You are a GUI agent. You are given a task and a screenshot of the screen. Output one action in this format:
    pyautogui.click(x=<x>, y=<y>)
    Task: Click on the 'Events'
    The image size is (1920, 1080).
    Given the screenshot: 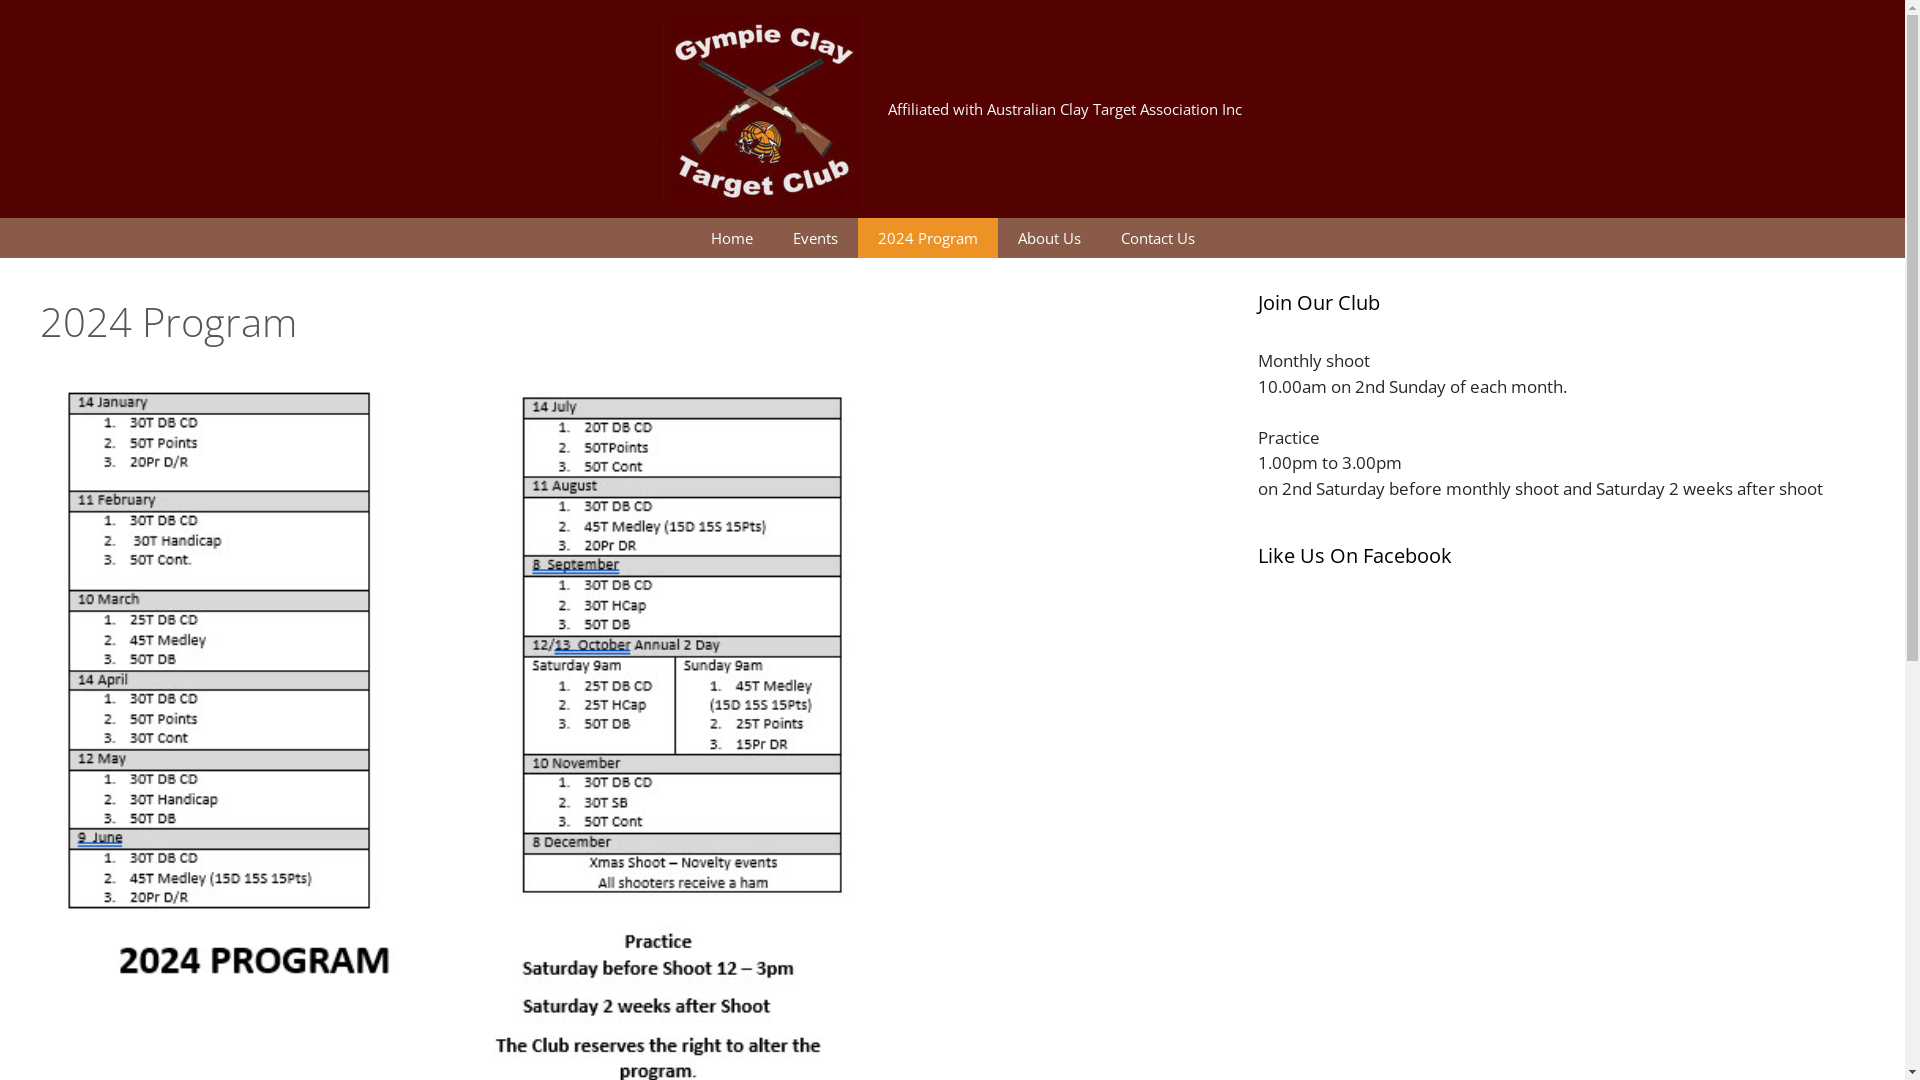 What is the action you would take?
    pyautogui.click(x=771, y=237)
    